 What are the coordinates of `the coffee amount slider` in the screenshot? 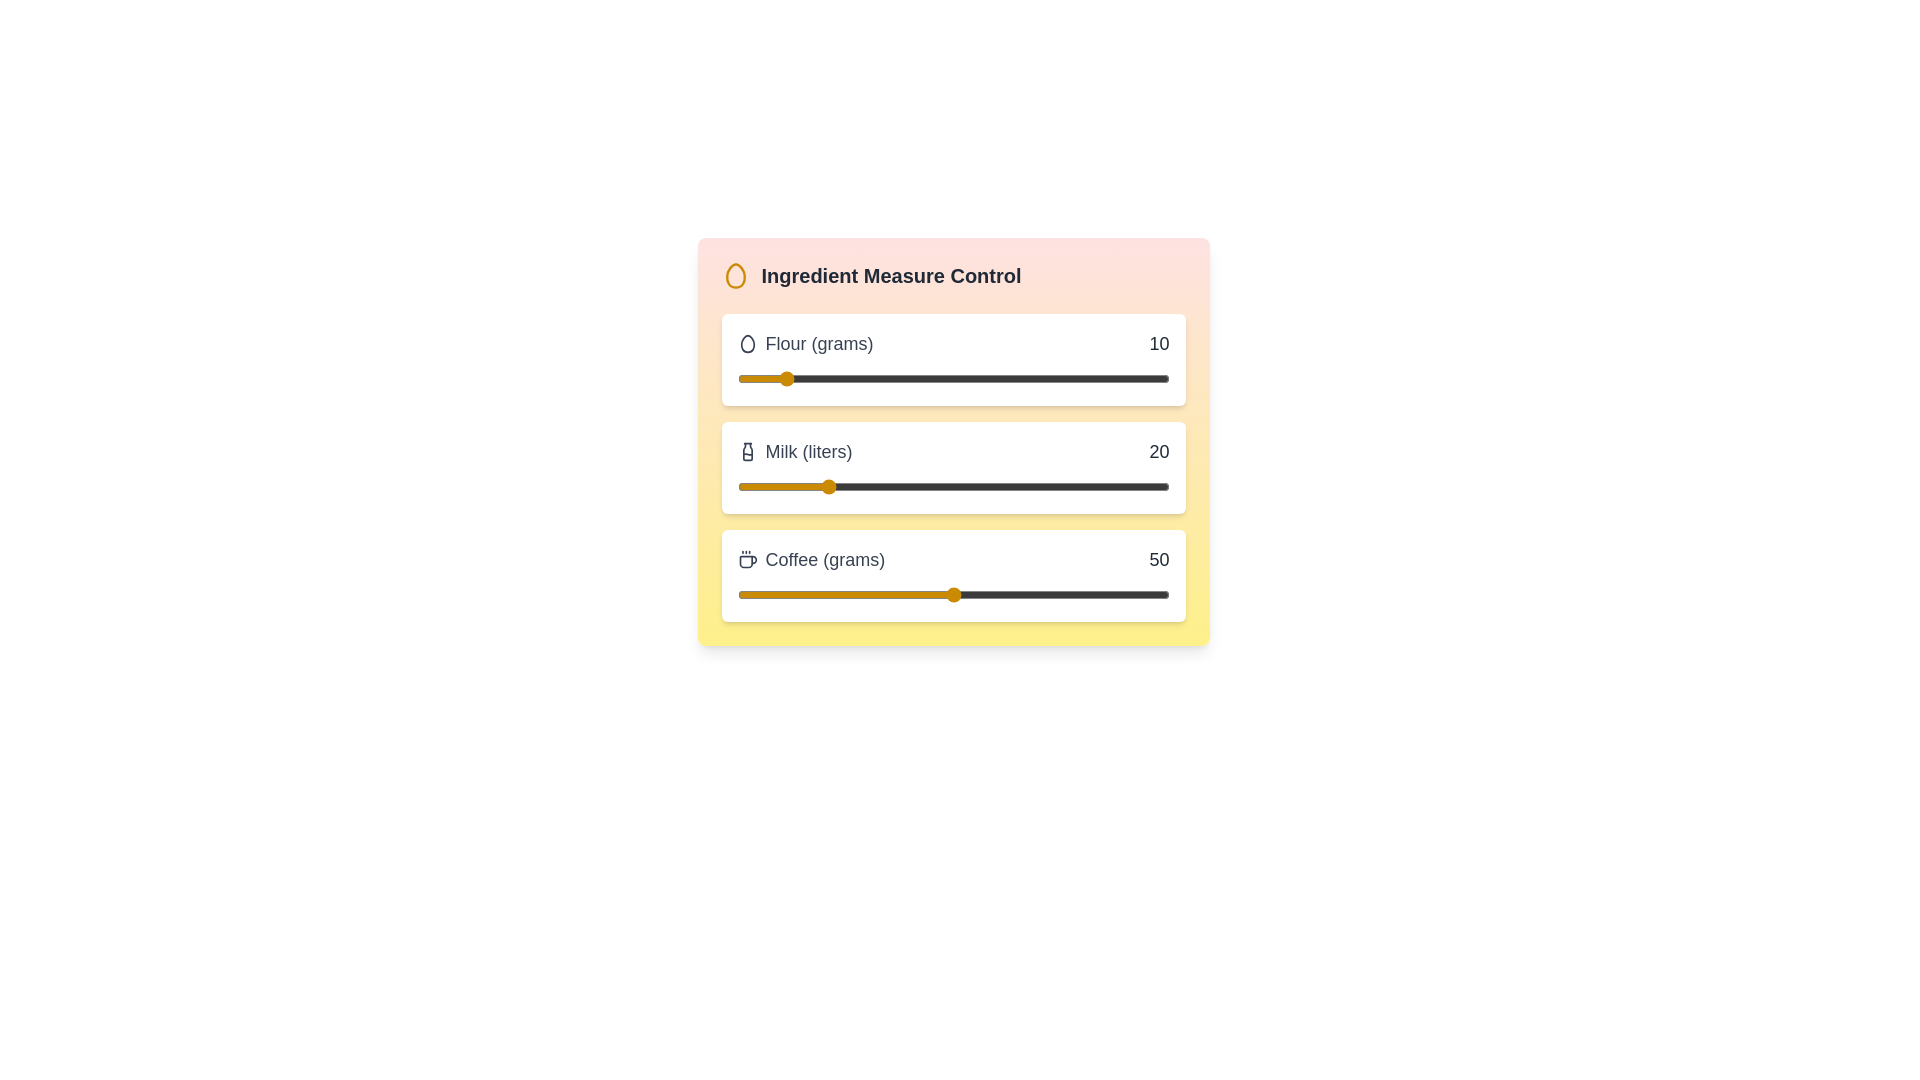 It's located at (849, 593).